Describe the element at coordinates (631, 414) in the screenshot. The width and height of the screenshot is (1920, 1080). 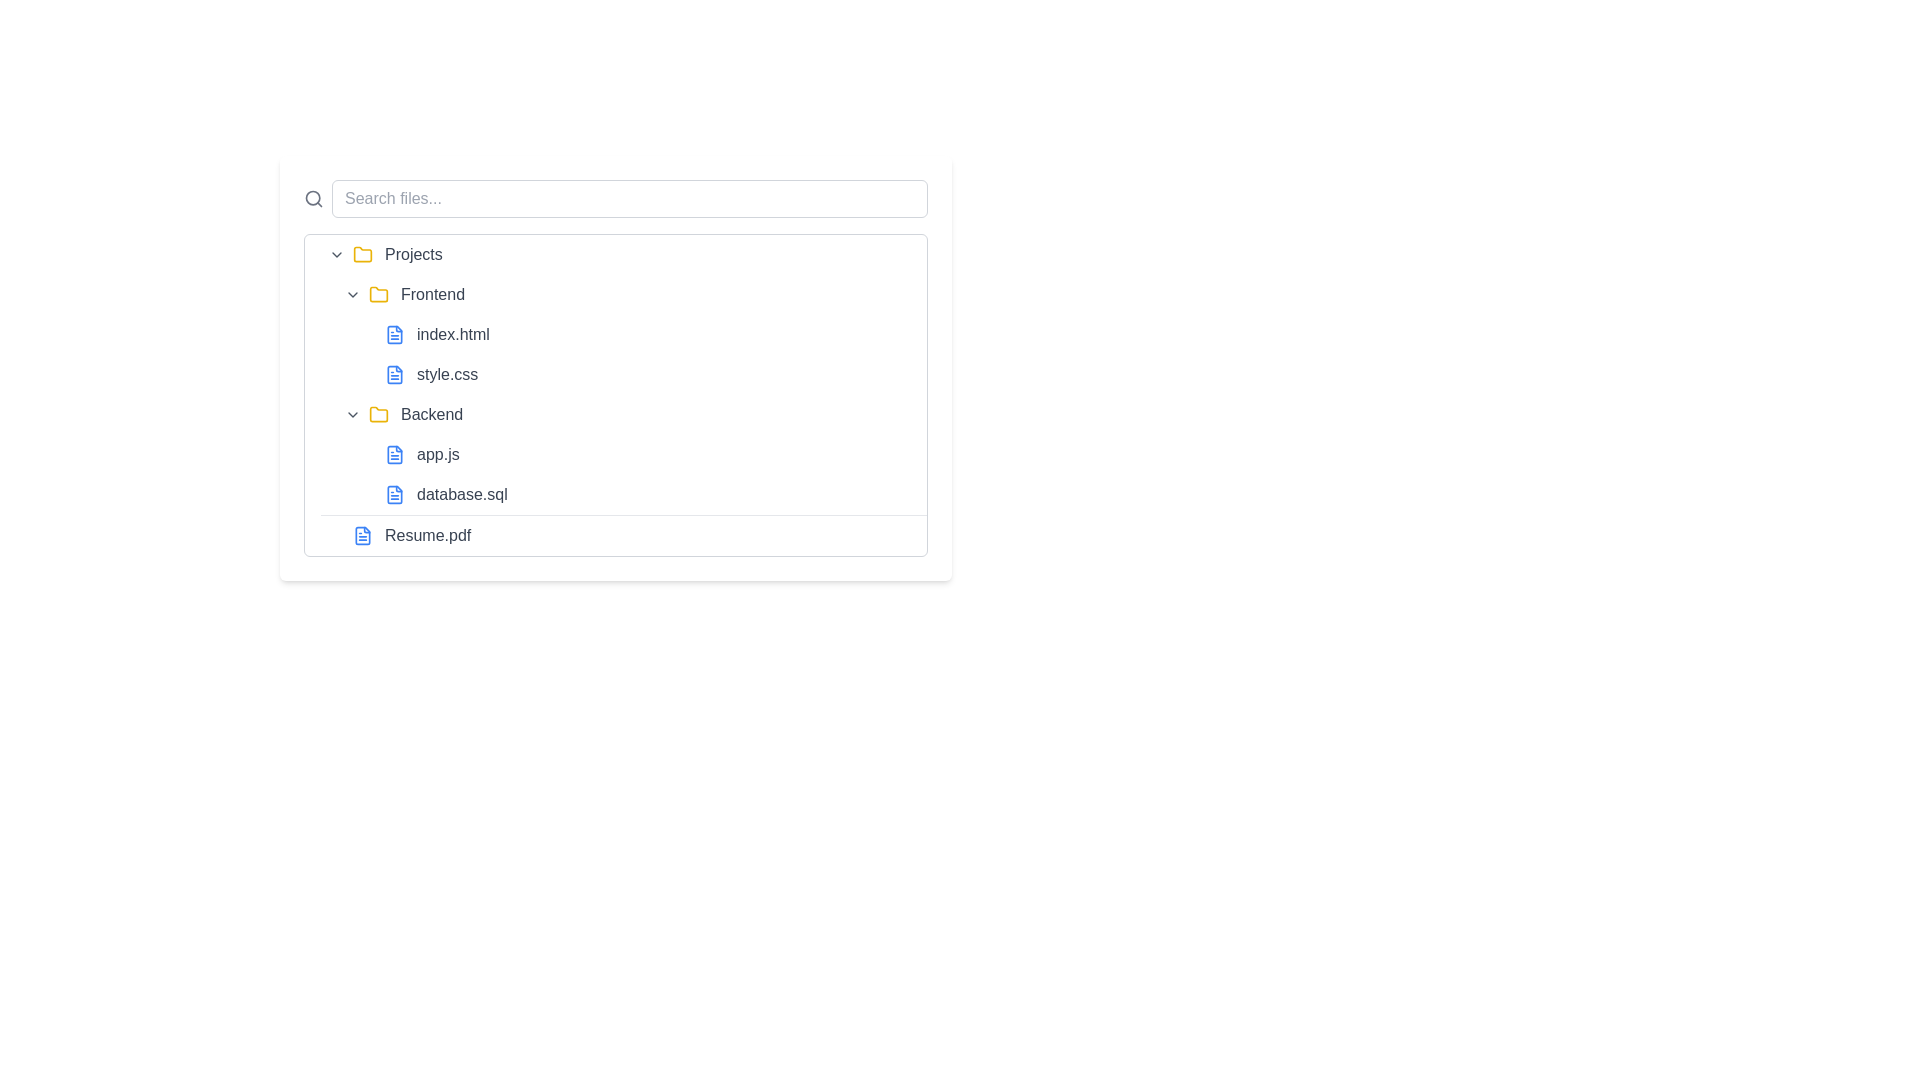
I see `the second folder entry in the 'Projects' group labeled 'Backend'` at that location.